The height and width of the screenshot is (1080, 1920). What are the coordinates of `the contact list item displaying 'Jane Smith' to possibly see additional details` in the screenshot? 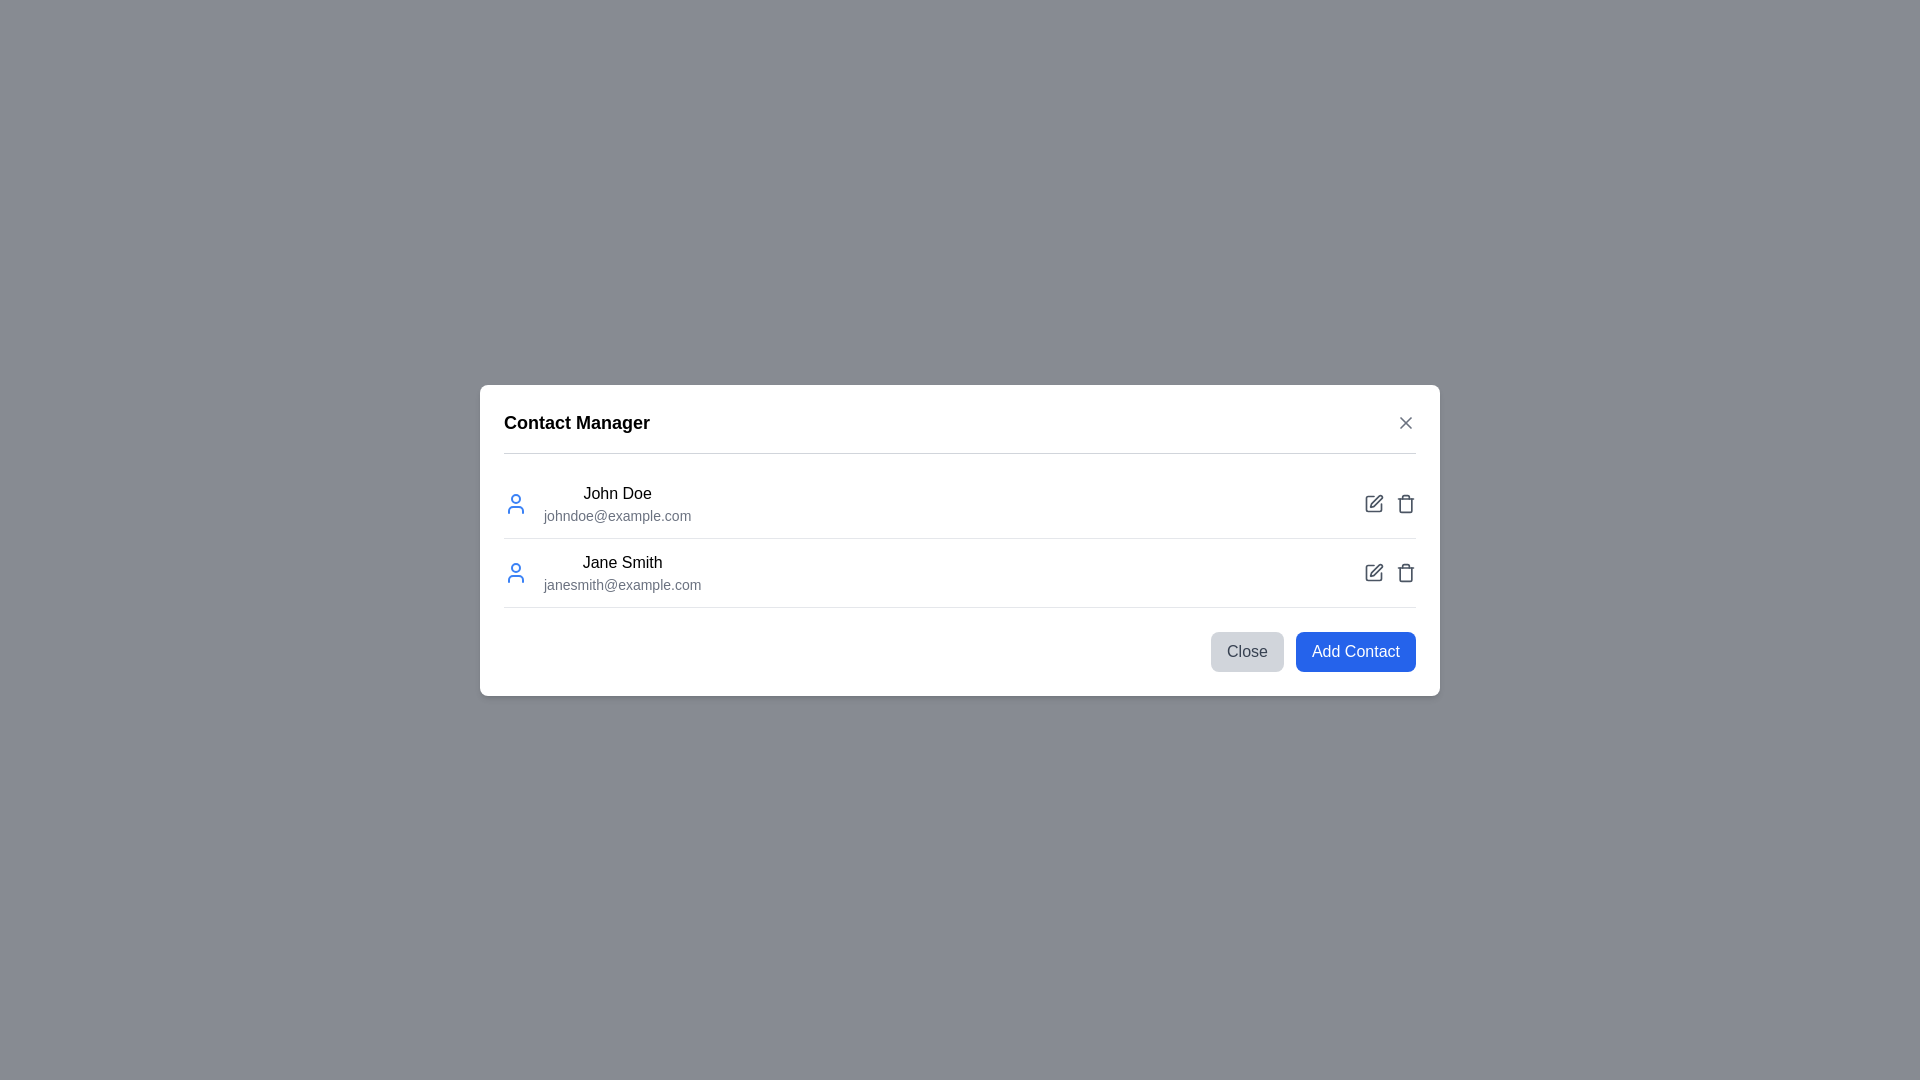 It's located at (601, 572).